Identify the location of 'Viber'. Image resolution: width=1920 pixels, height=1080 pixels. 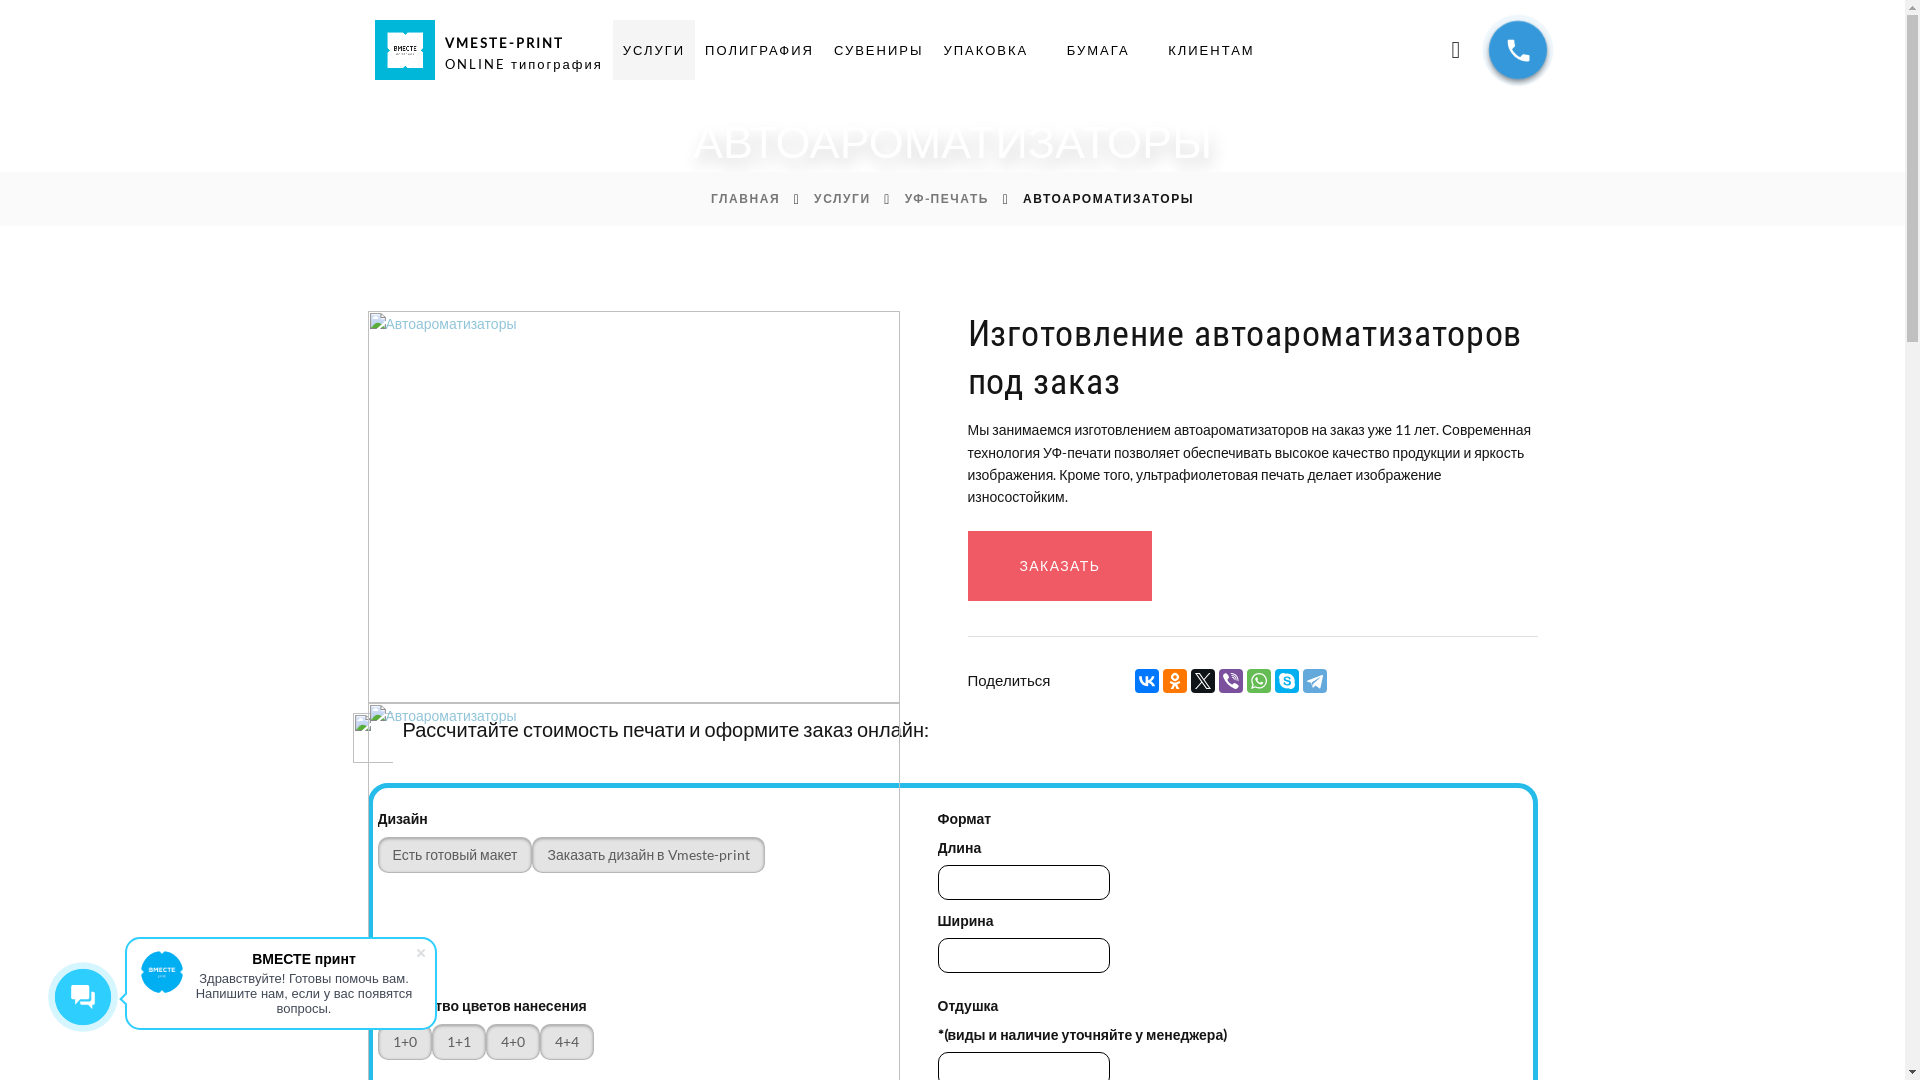
(1229, 680).